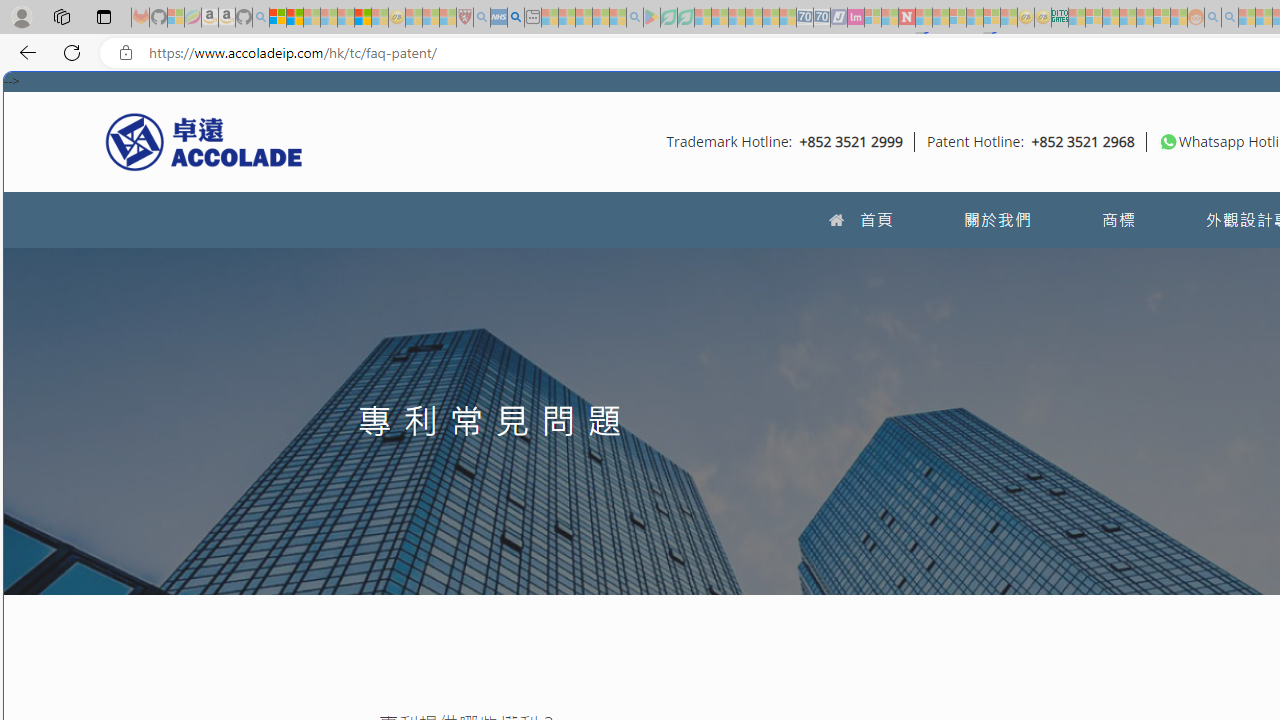 The image size is (1280, 720). Describe the element at coordinates (1092, 17) in the screenshot. I see `'Microsoft account | Privacy - Sleeping'` at that location.